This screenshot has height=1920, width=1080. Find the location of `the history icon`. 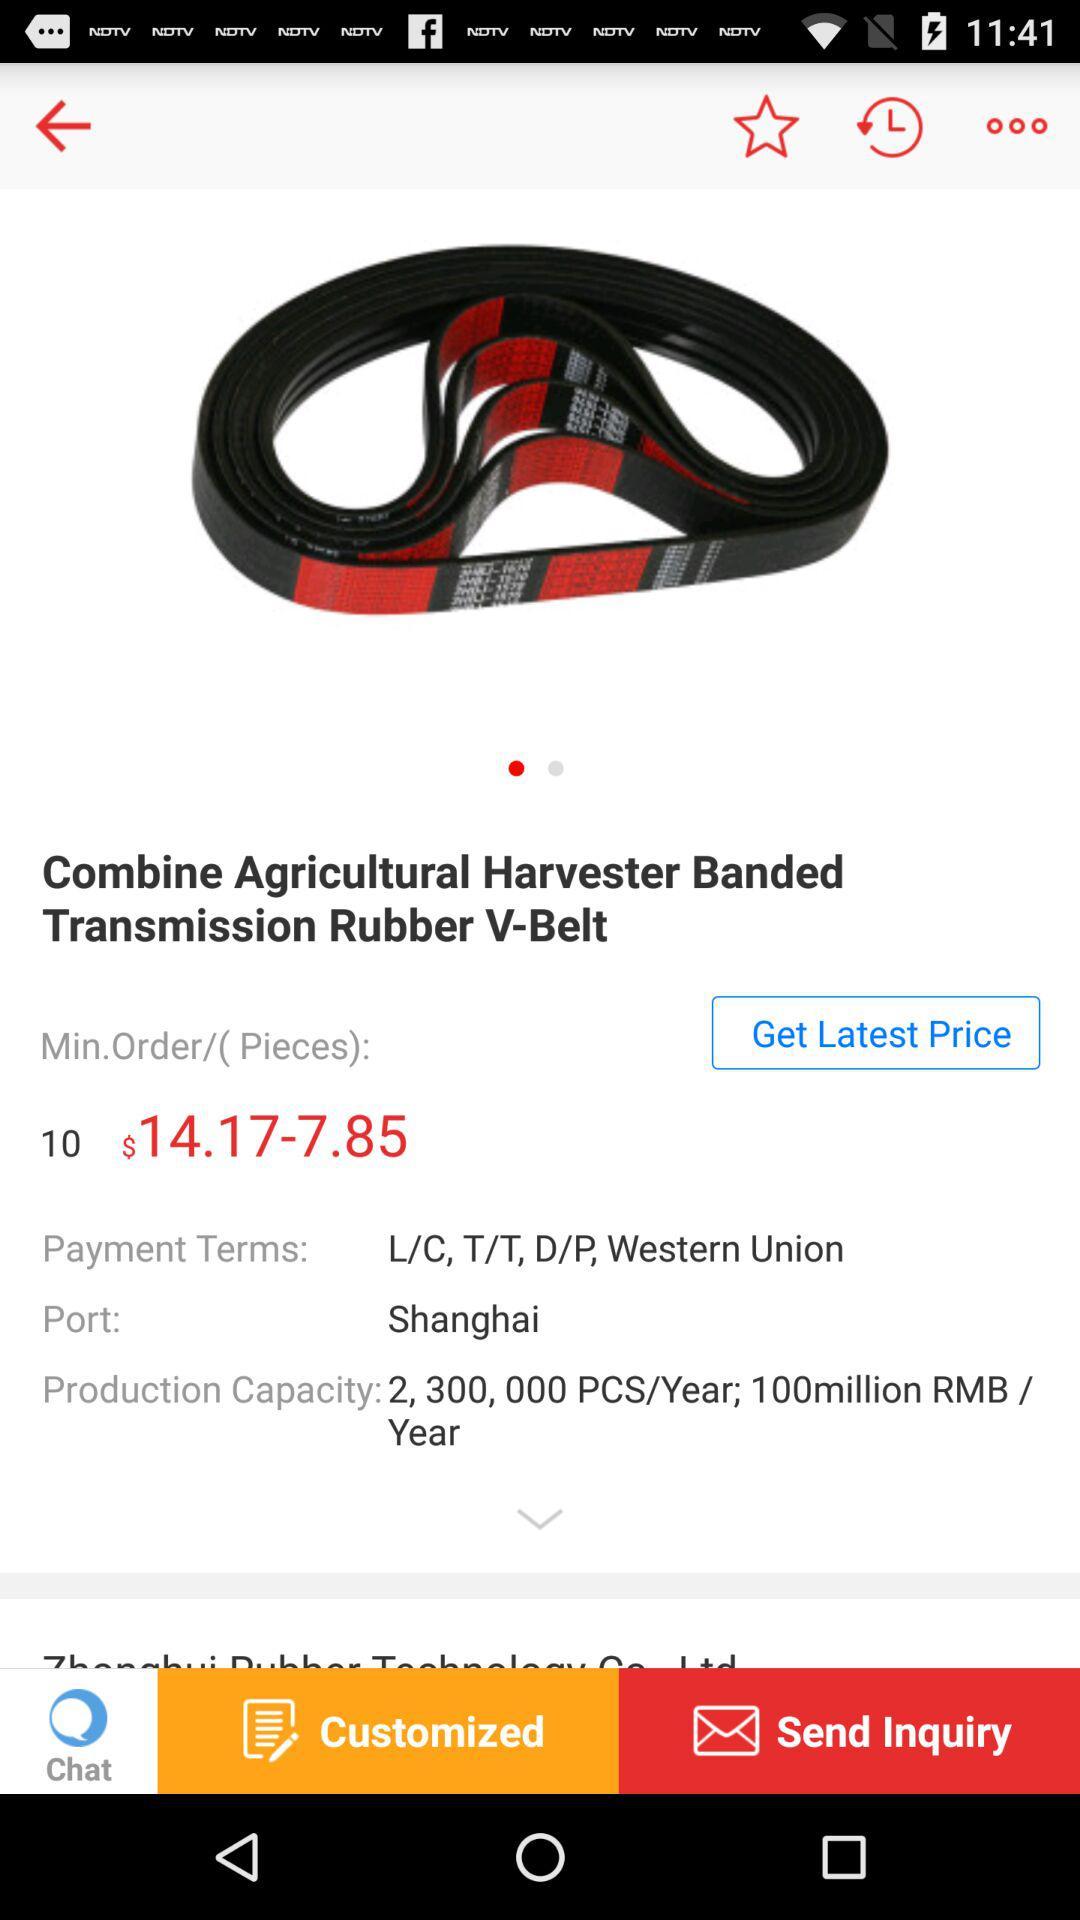

the history icon is located at coordinates (890, 133).